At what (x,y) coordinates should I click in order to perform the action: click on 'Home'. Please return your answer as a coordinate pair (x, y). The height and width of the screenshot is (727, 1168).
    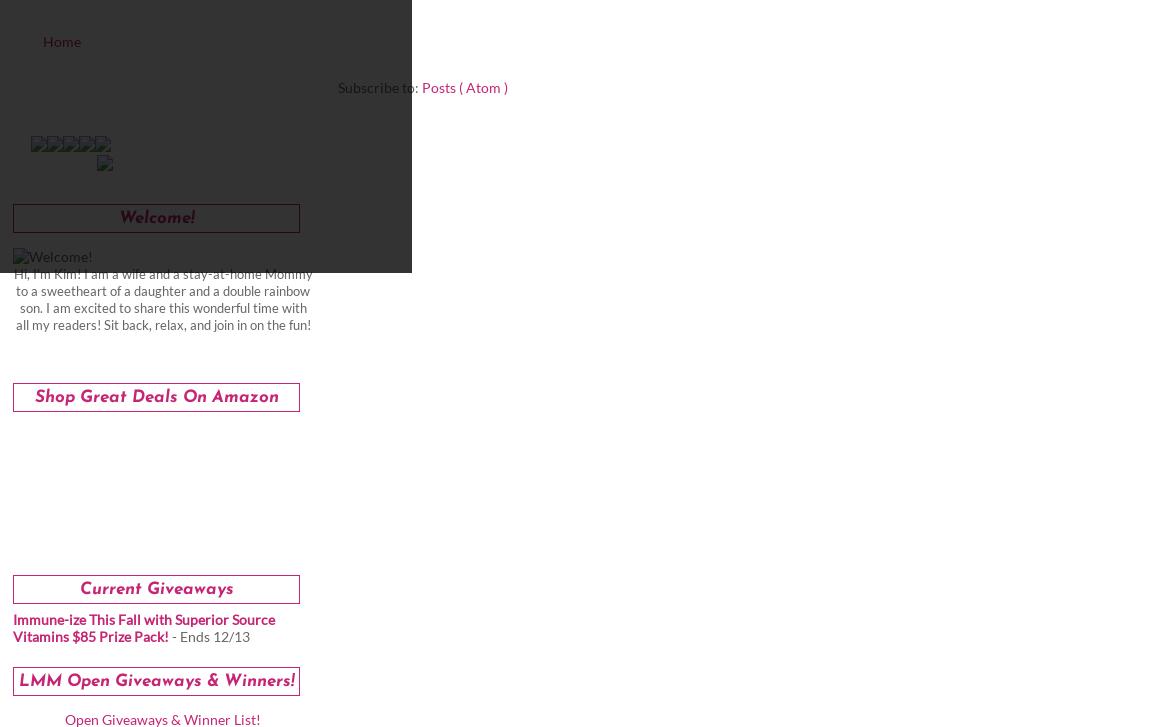
    Looking at the image, I should click on (42, 41).